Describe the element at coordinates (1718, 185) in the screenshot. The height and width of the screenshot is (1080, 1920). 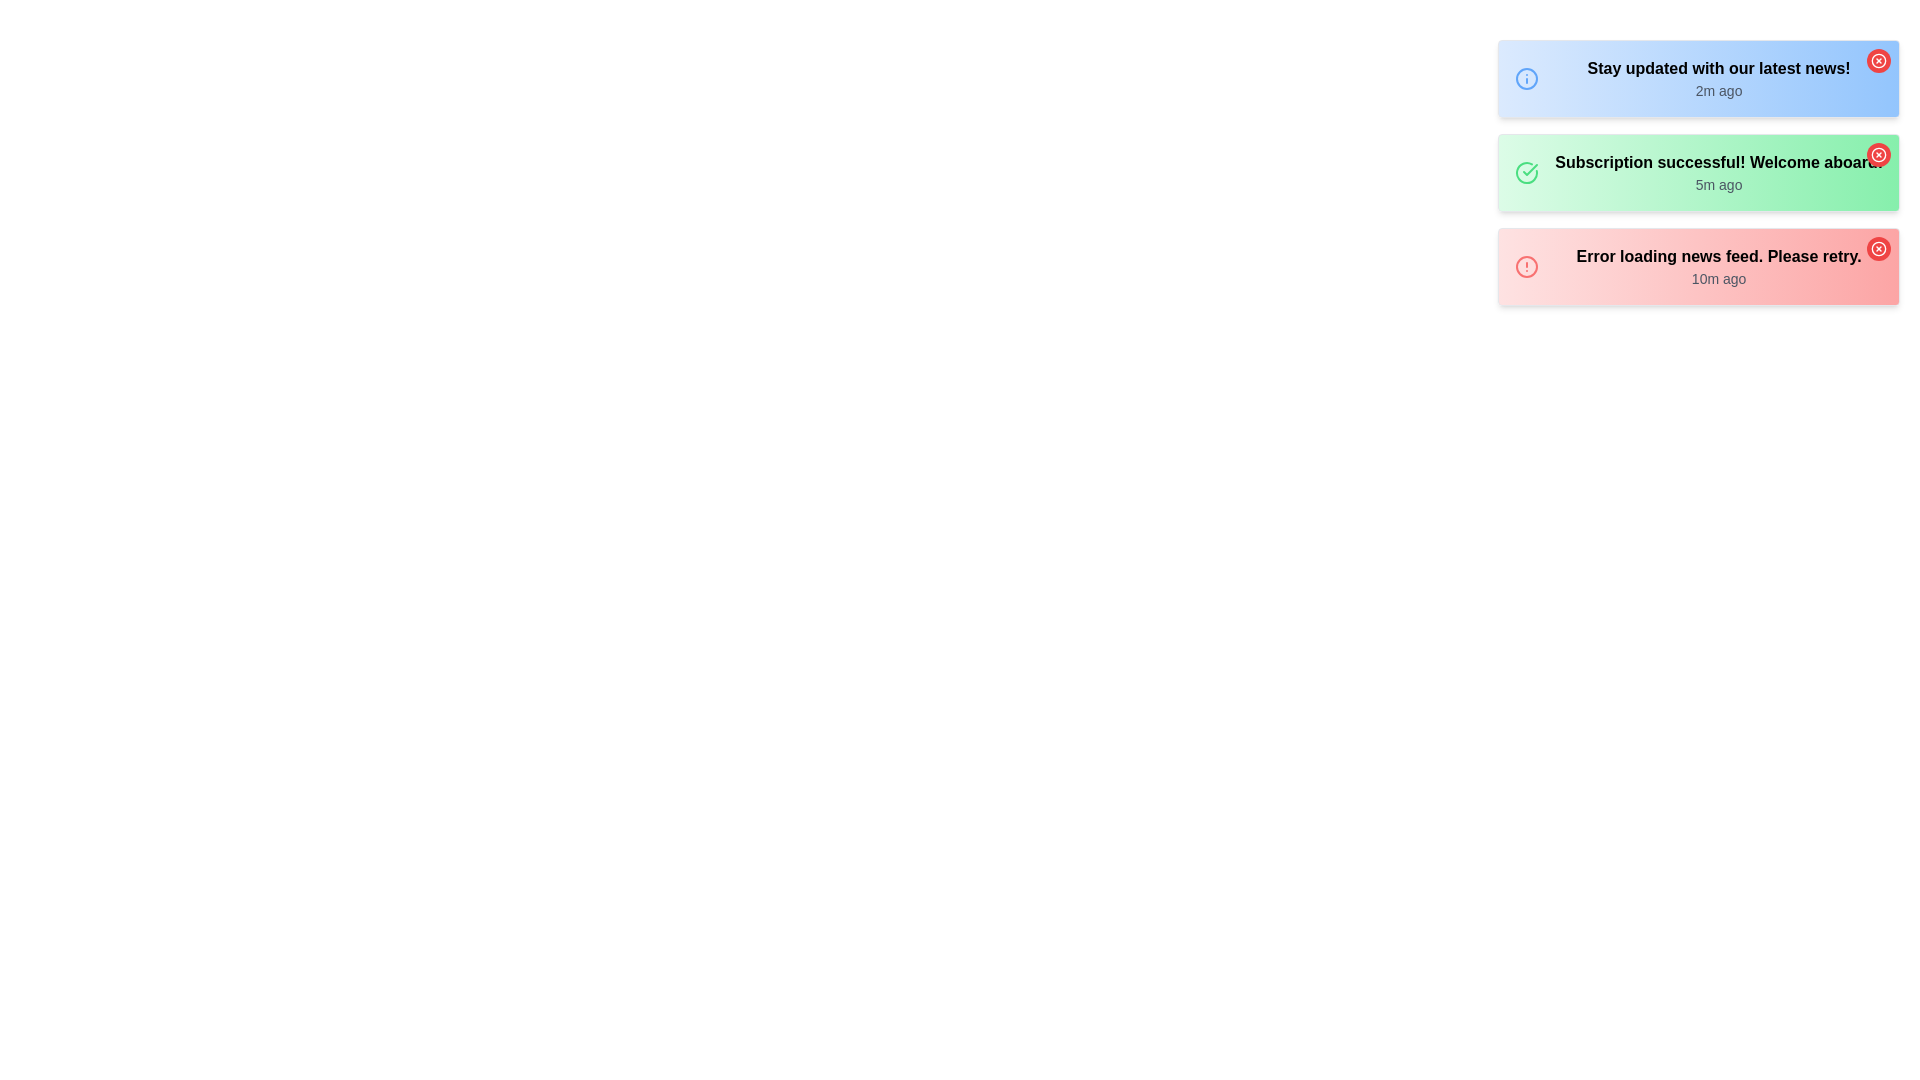
I see `the static text label that shows the timestamp or duration since the notification 'Subscription successful! Welcome aboard!' located beneath the main message` at that location.